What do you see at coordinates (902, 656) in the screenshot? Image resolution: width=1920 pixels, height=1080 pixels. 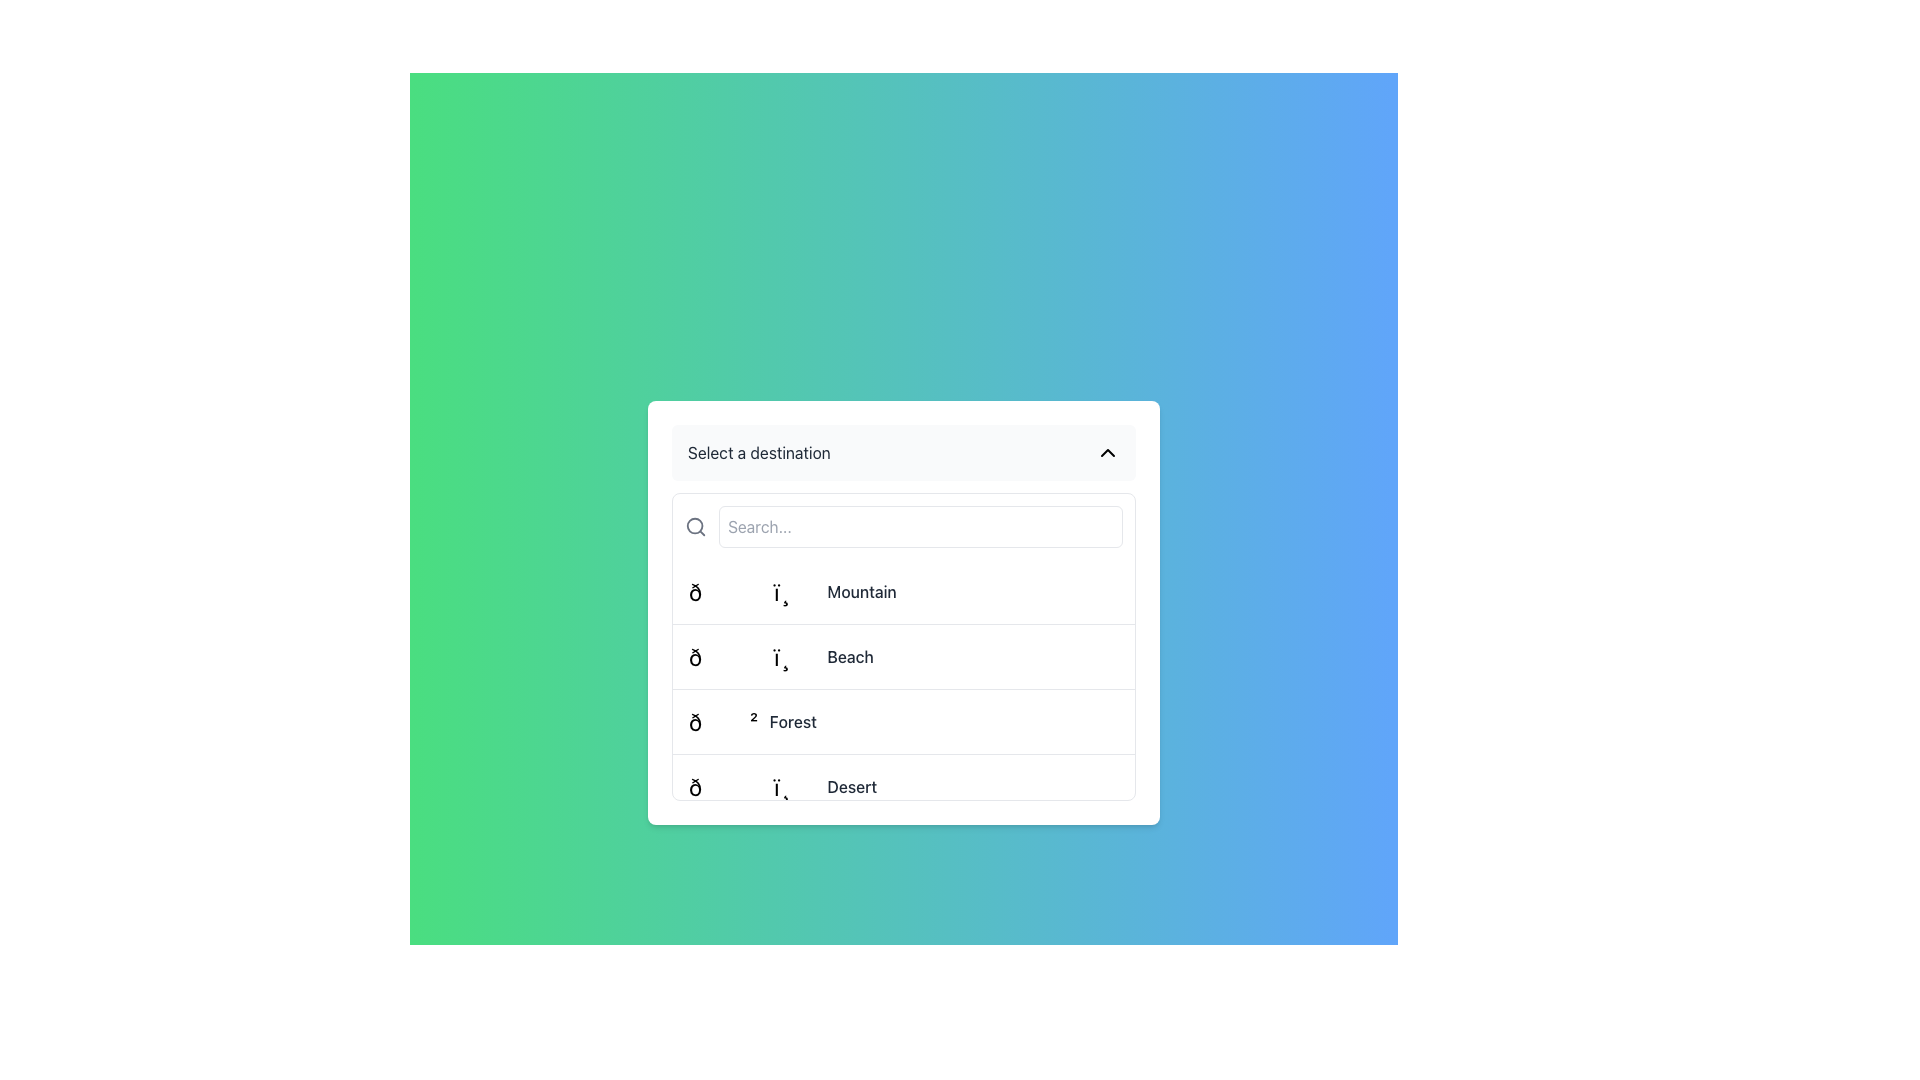 I see `the second list item labeled 'Beach' in the dropdown menu to change its background color` at bounding box center [902, 656].